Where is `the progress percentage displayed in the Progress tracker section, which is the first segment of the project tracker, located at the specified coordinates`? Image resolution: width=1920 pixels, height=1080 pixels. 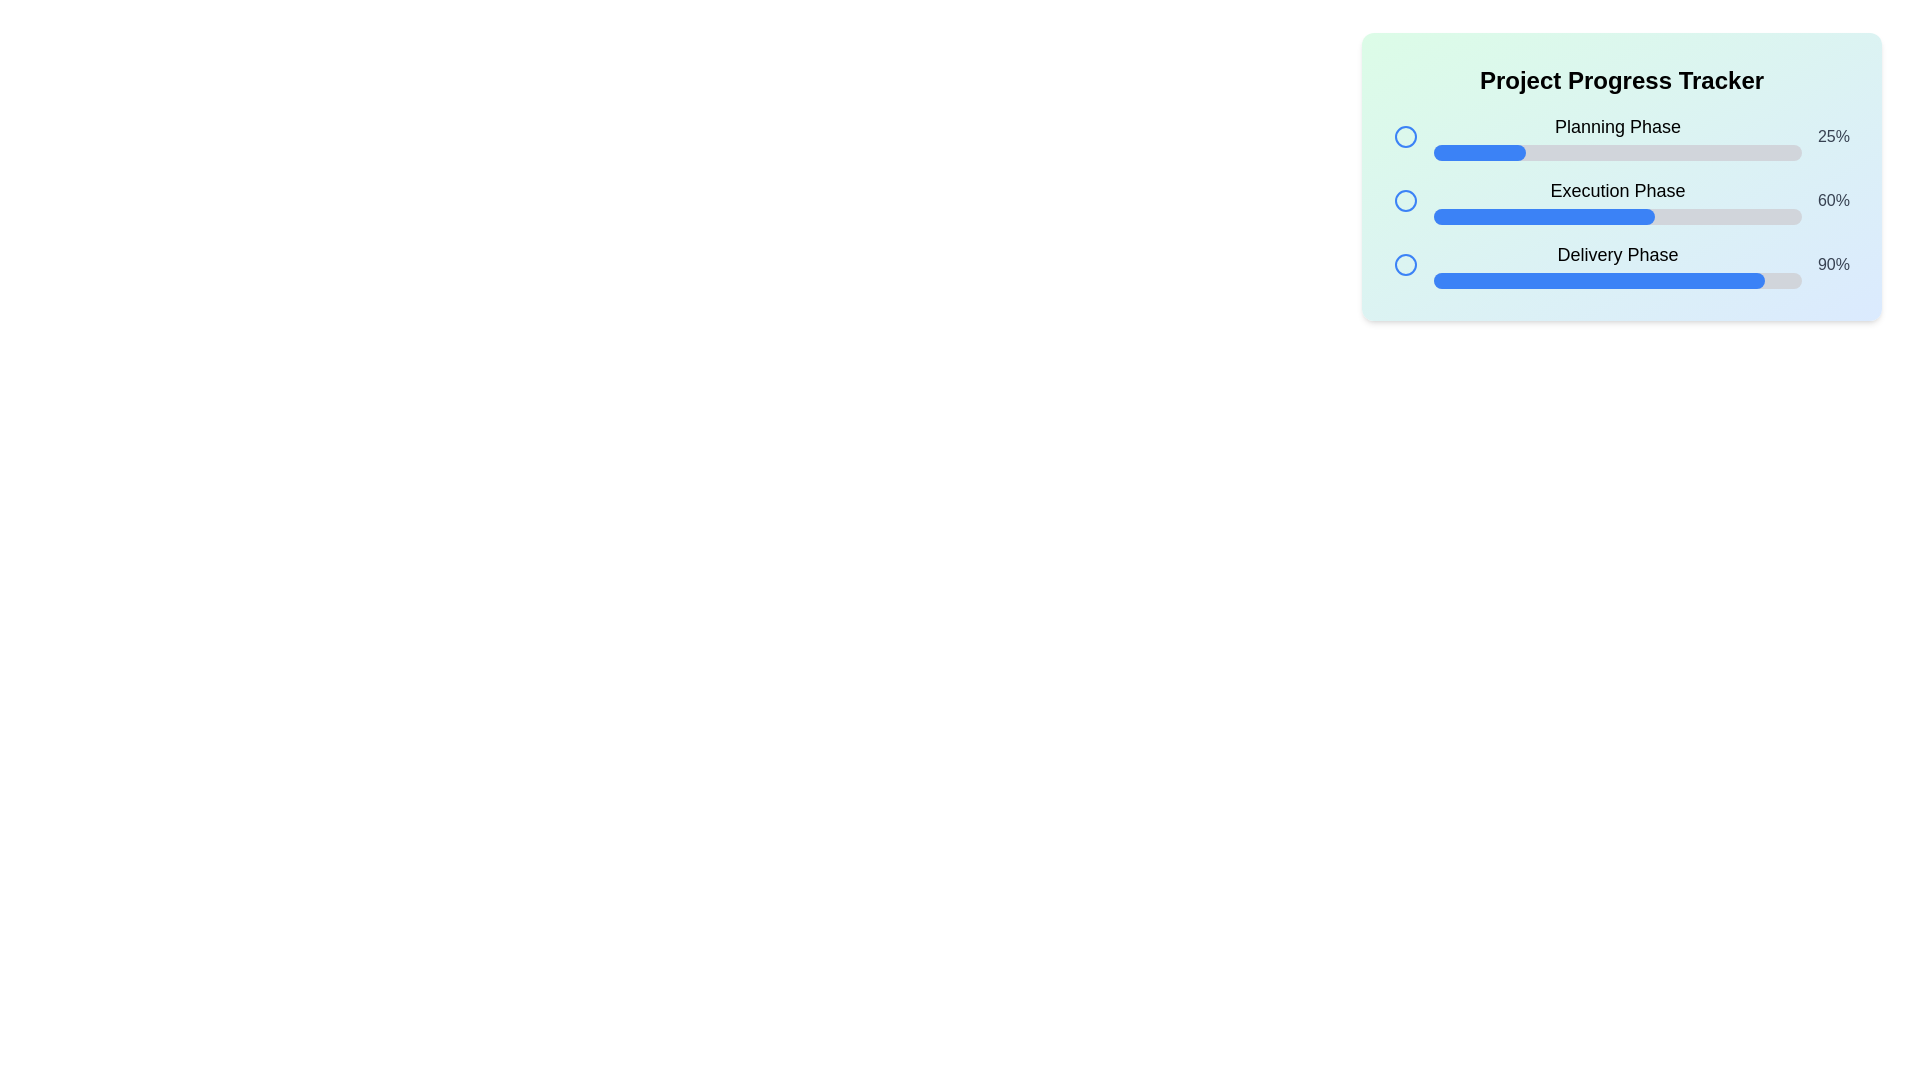 the progress percentage displayed in the Progress tracker section, which is the first segment of the project tracker, located at the specified coordinates is located at coordinates (1622, 136).